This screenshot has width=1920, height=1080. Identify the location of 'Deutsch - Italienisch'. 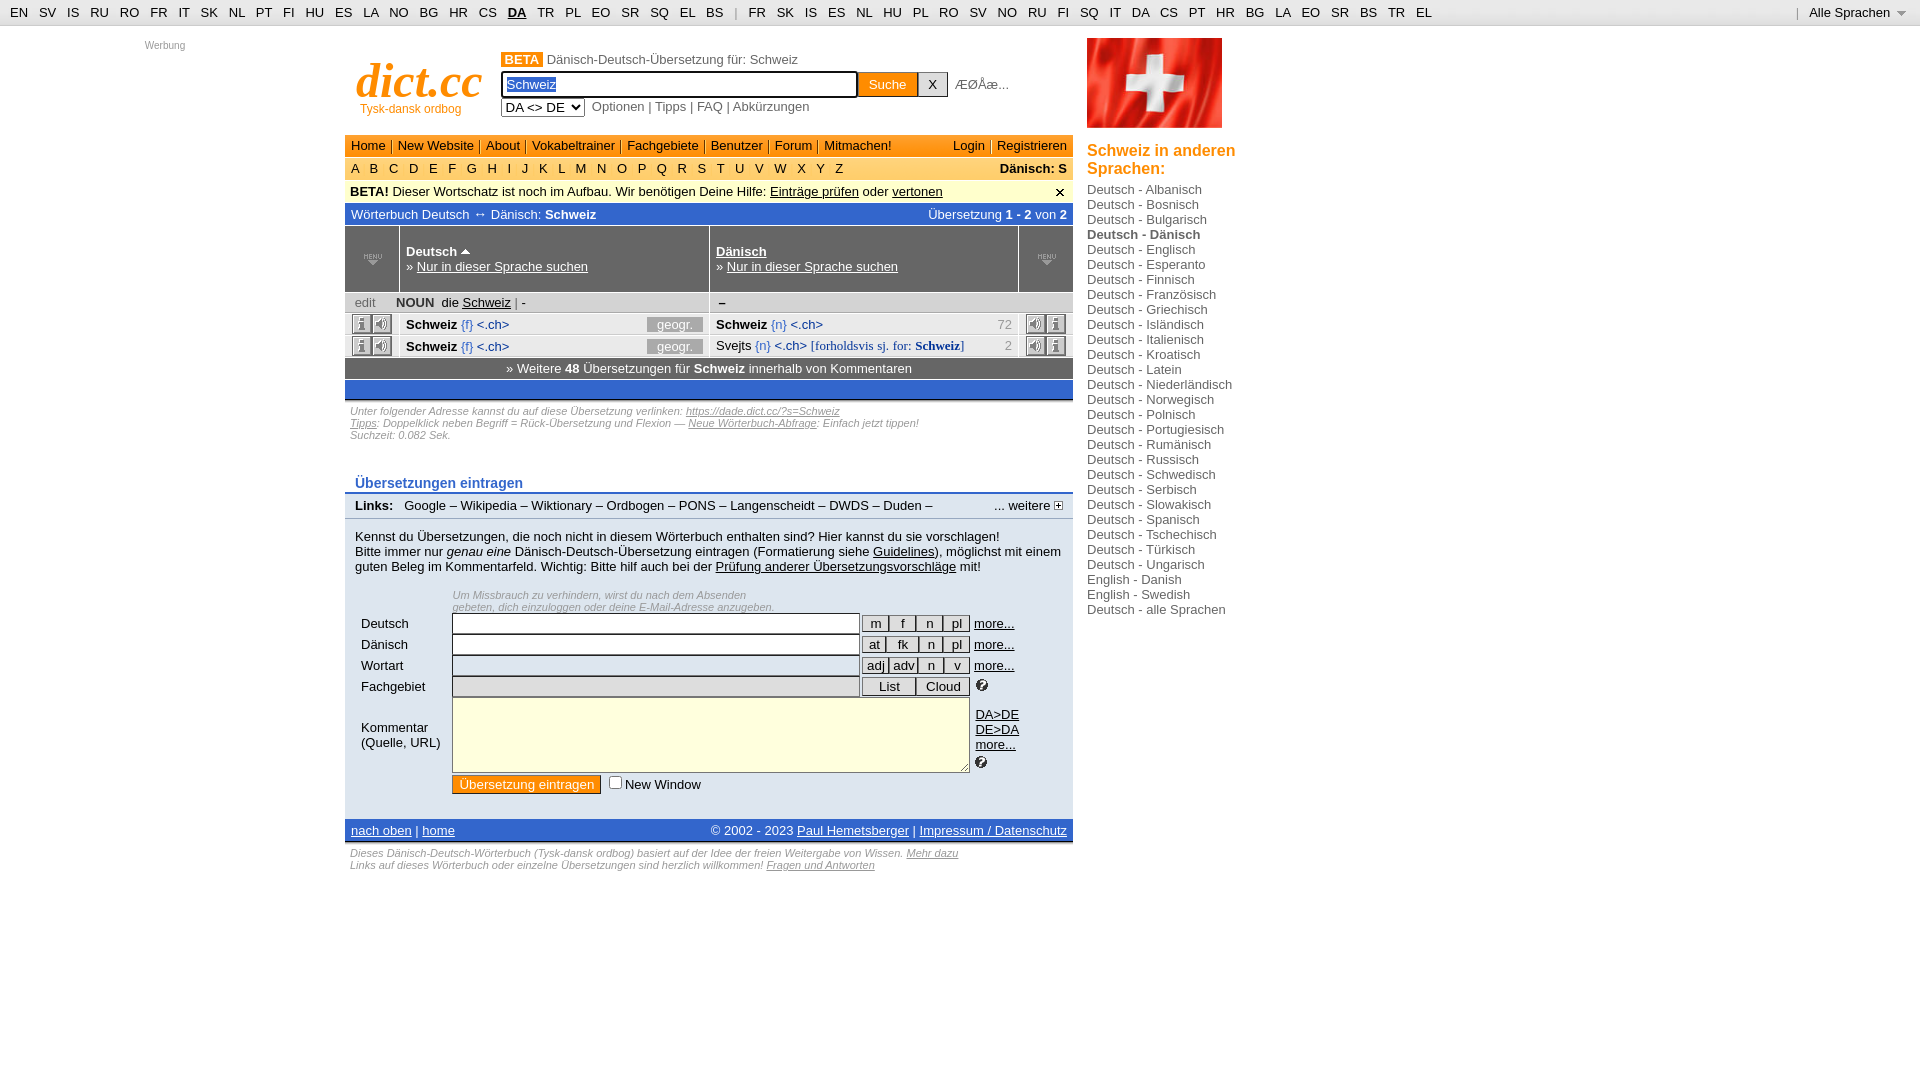
(1145, 338).